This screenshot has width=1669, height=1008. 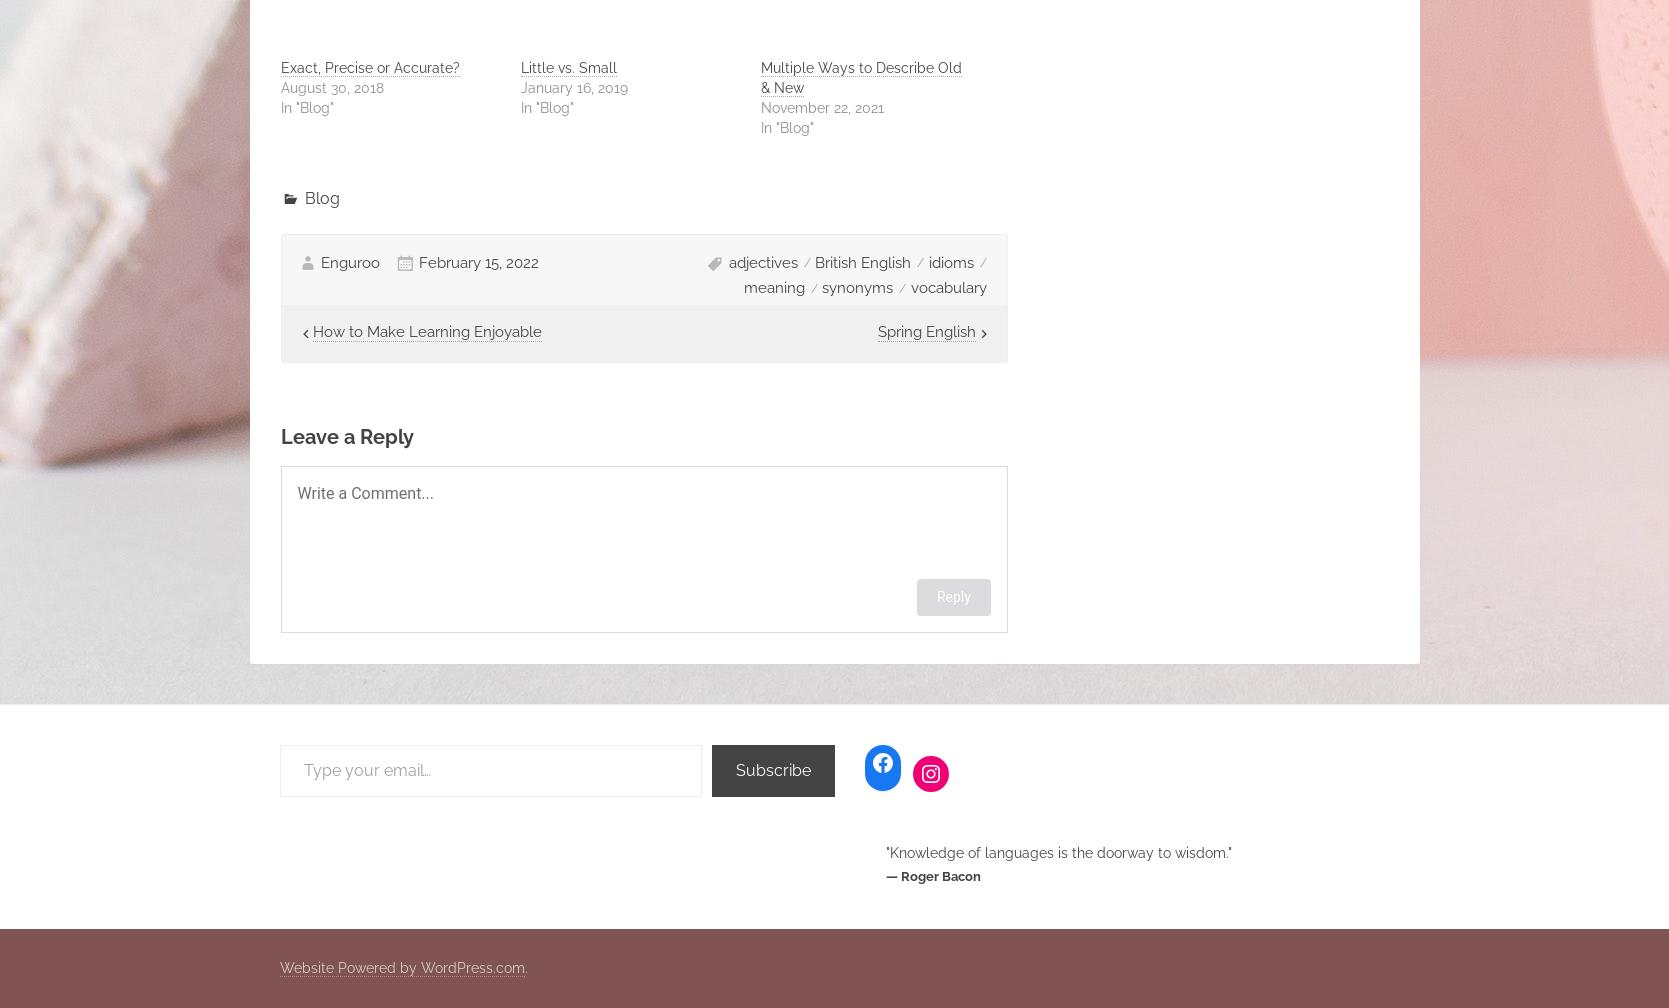 What do you see at coordinates (762, 261) in the screenshot?
I see `'adjectives'` at bounding box center [762, 261].